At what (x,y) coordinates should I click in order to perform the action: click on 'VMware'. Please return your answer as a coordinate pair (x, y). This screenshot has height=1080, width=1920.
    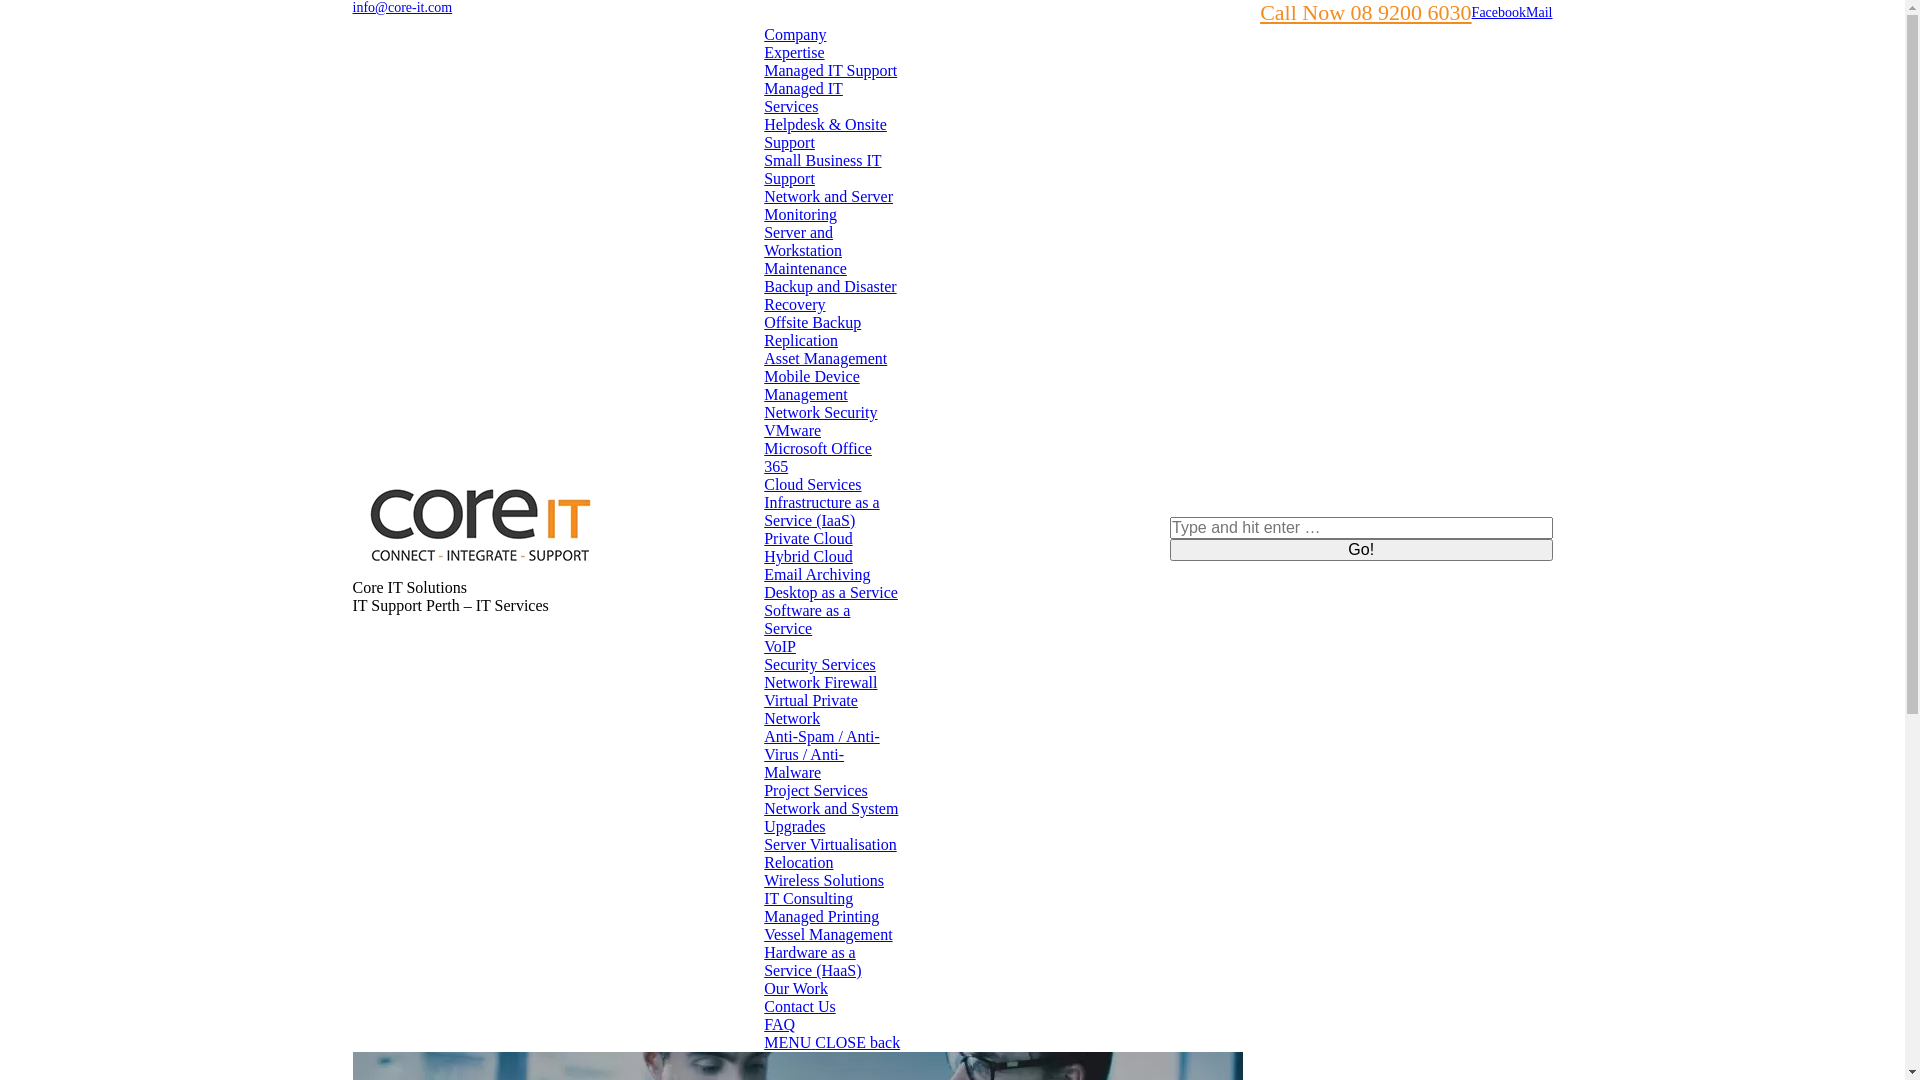
    Looking at the image, I should click on (762, 429).